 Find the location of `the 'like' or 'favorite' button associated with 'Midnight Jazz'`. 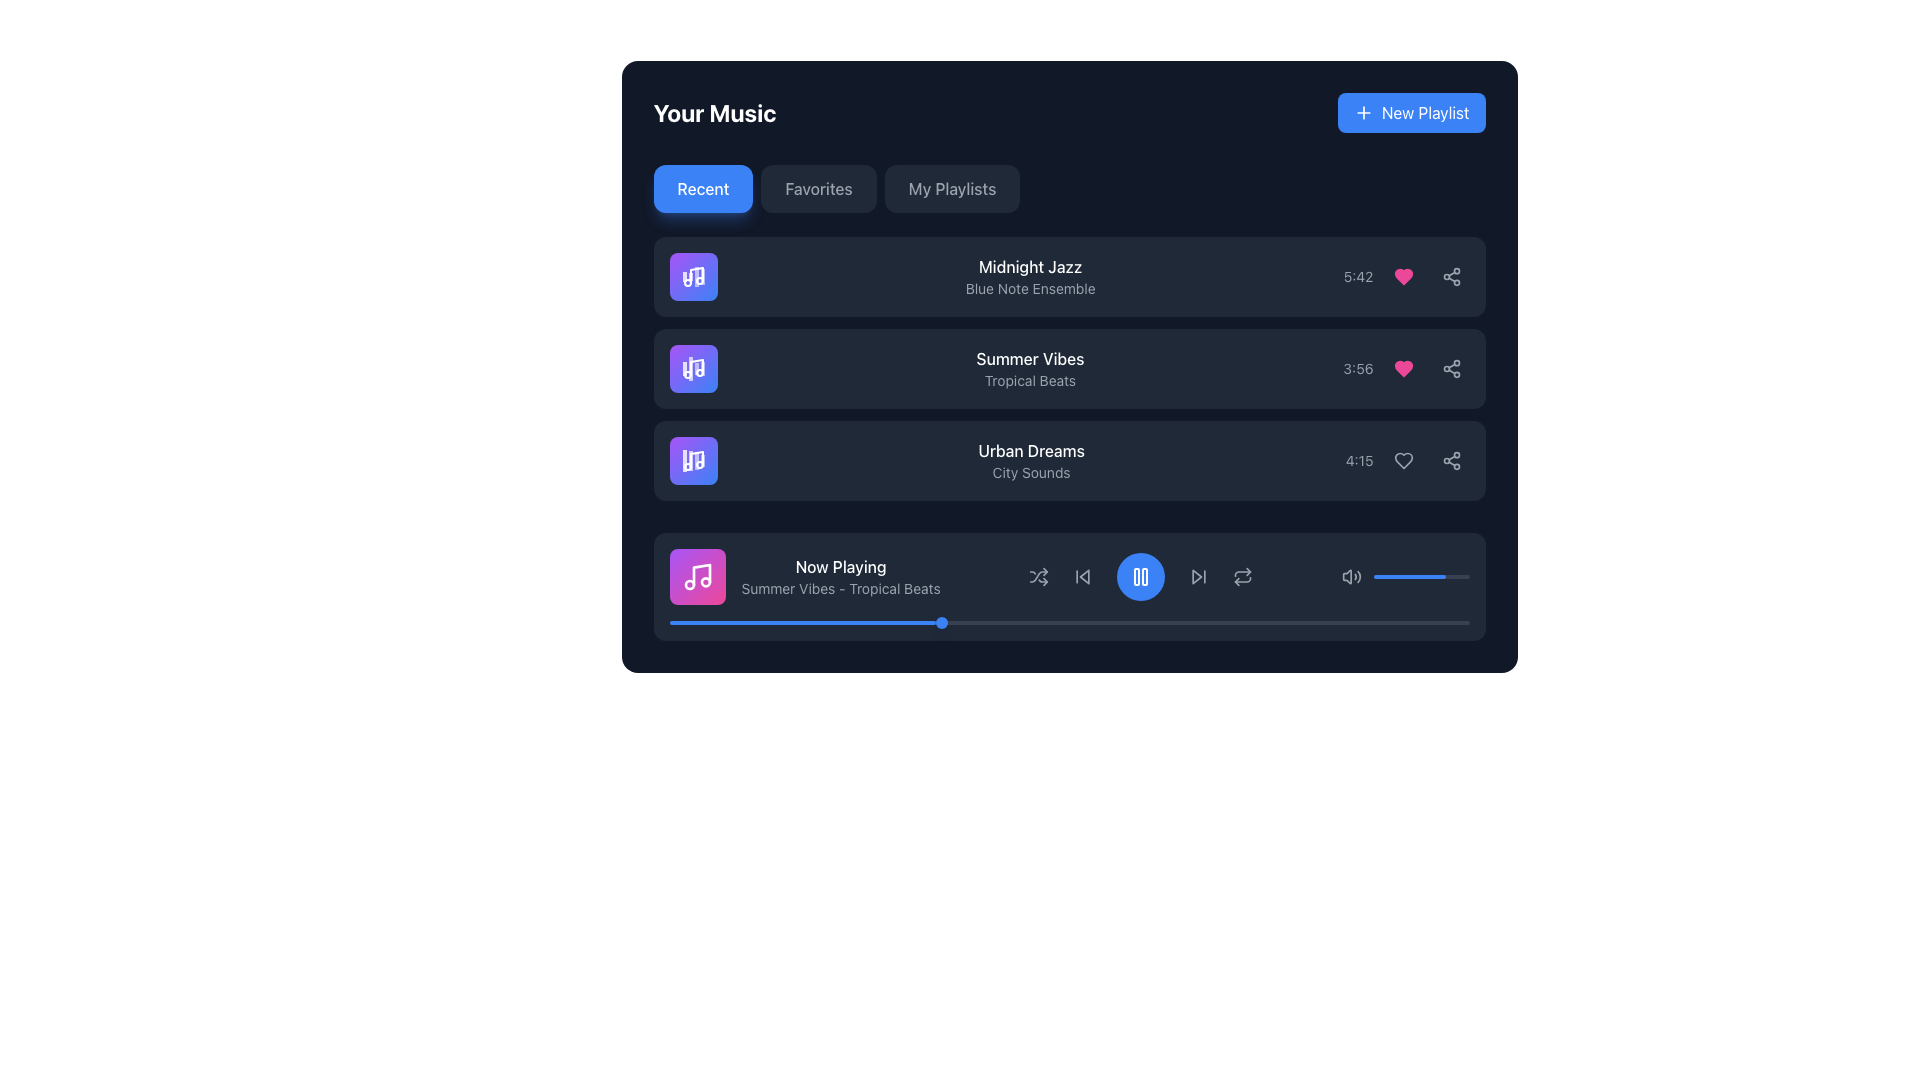

the 'like' or 'favorite' button associated with 'Midnight Jazz' is located at coordinates (1402, 277).